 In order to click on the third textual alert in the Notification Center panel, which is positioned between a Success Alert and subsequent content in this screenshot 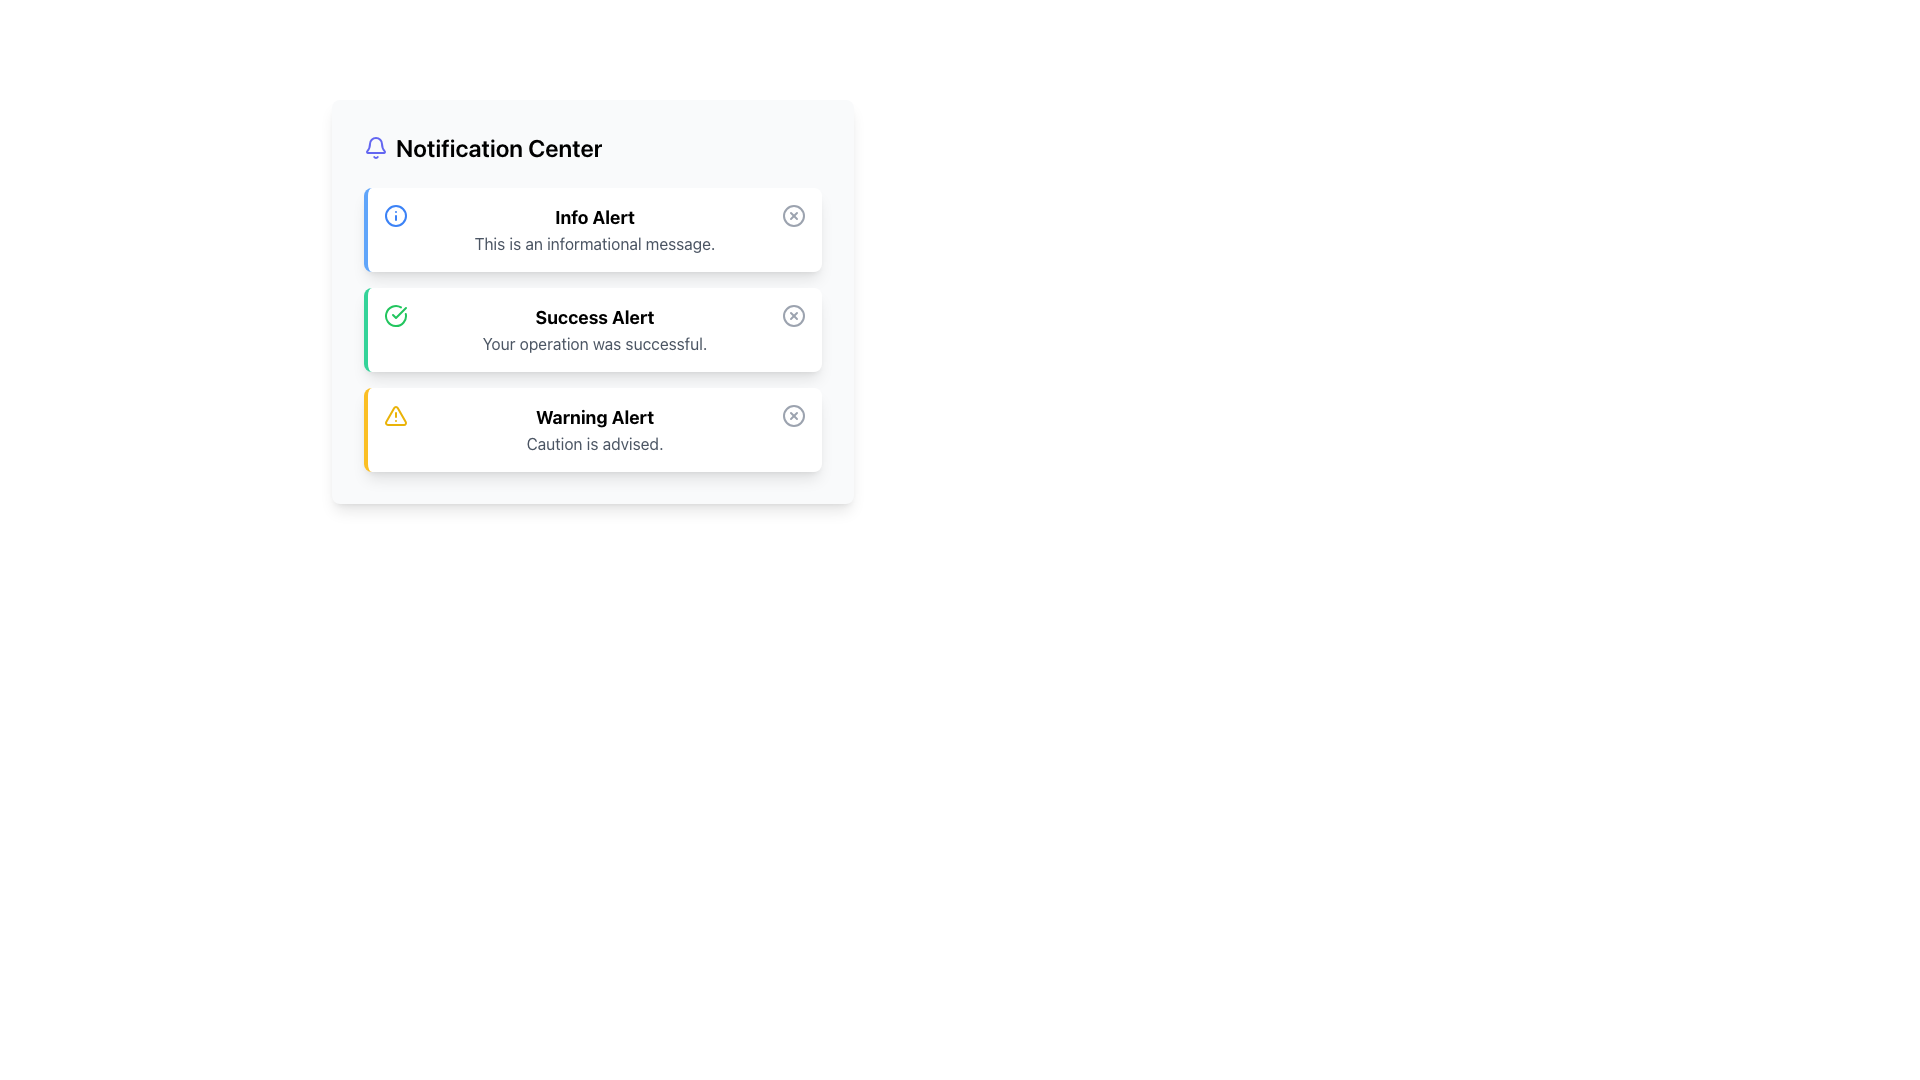, I will do `click(594, 428)`.